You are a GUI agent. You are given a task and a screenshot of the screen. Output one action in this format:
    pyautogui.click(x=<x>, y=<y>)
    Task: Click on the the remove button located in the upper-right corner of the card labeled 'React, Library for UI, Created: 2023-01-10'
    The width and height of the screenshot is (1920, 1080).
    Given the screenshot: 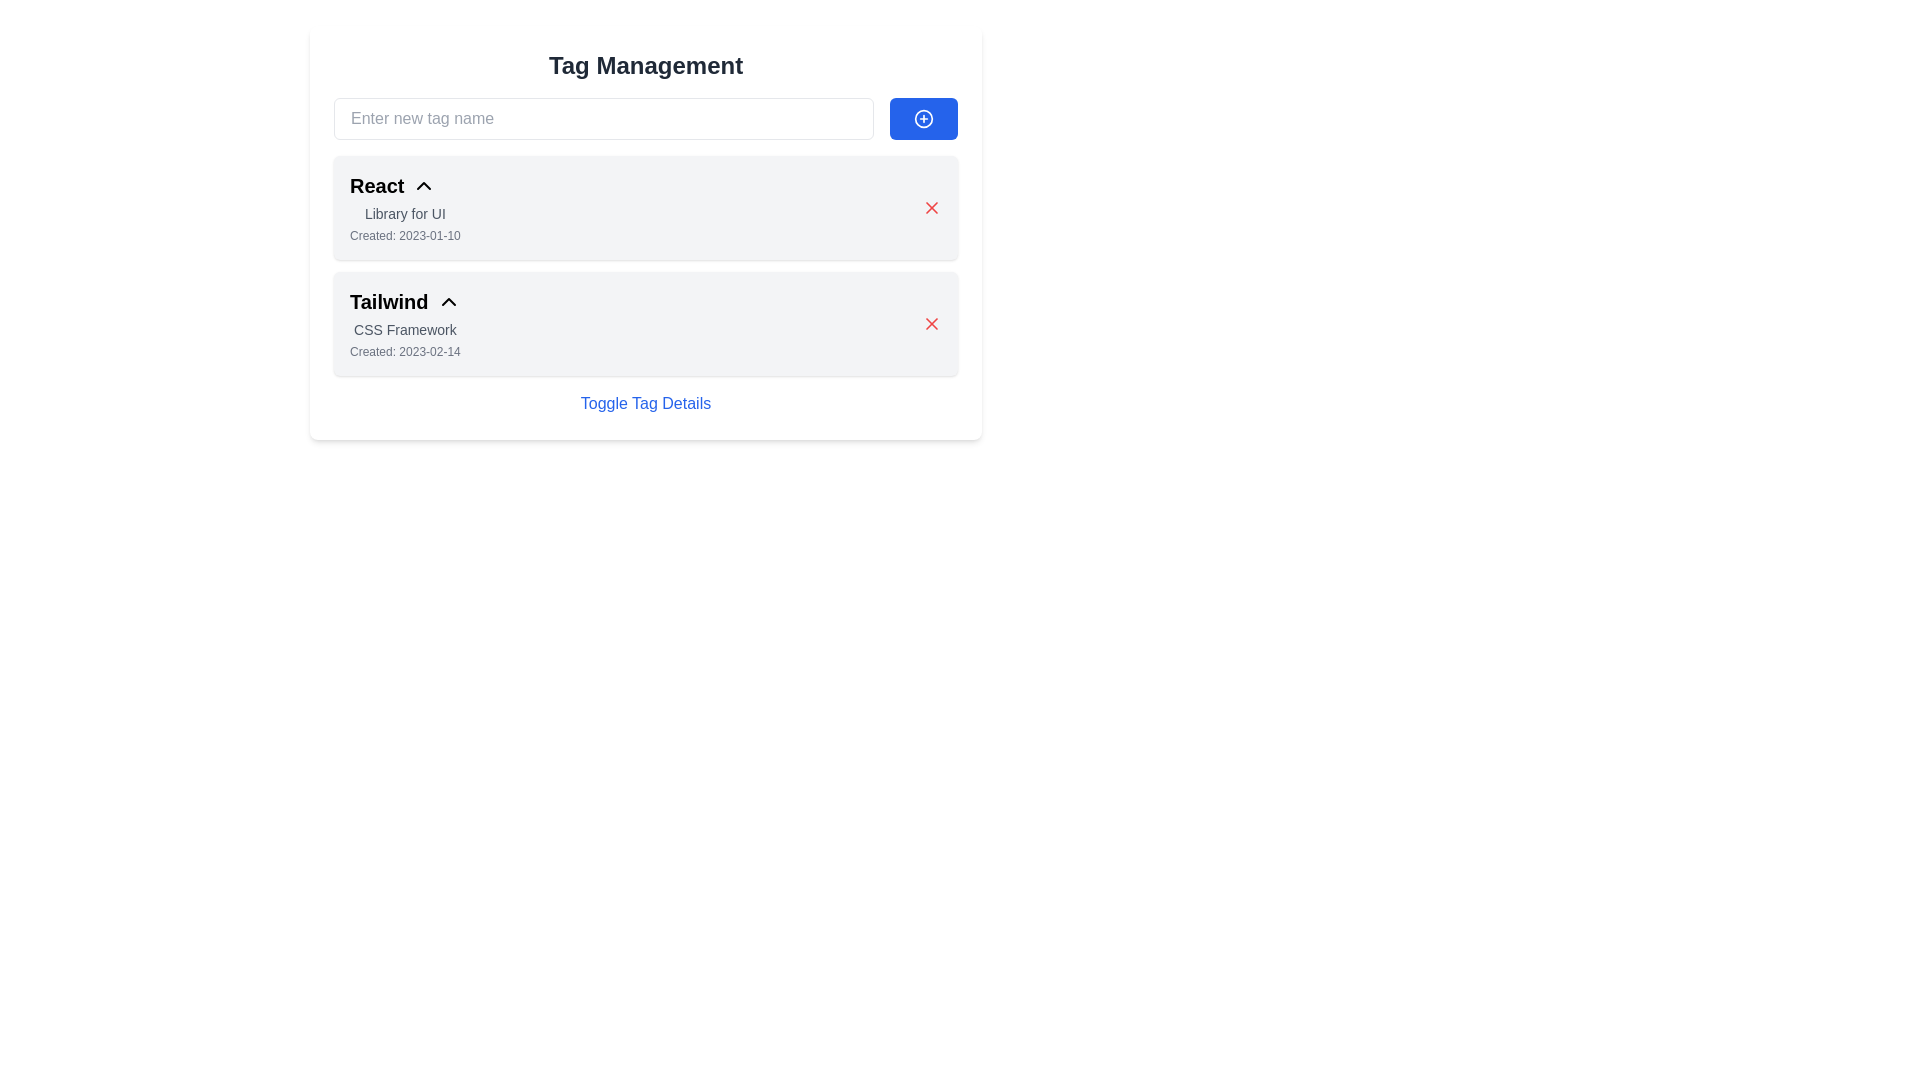 What is the action you would take?
    pyautogui.click(x=930, y=208)
    